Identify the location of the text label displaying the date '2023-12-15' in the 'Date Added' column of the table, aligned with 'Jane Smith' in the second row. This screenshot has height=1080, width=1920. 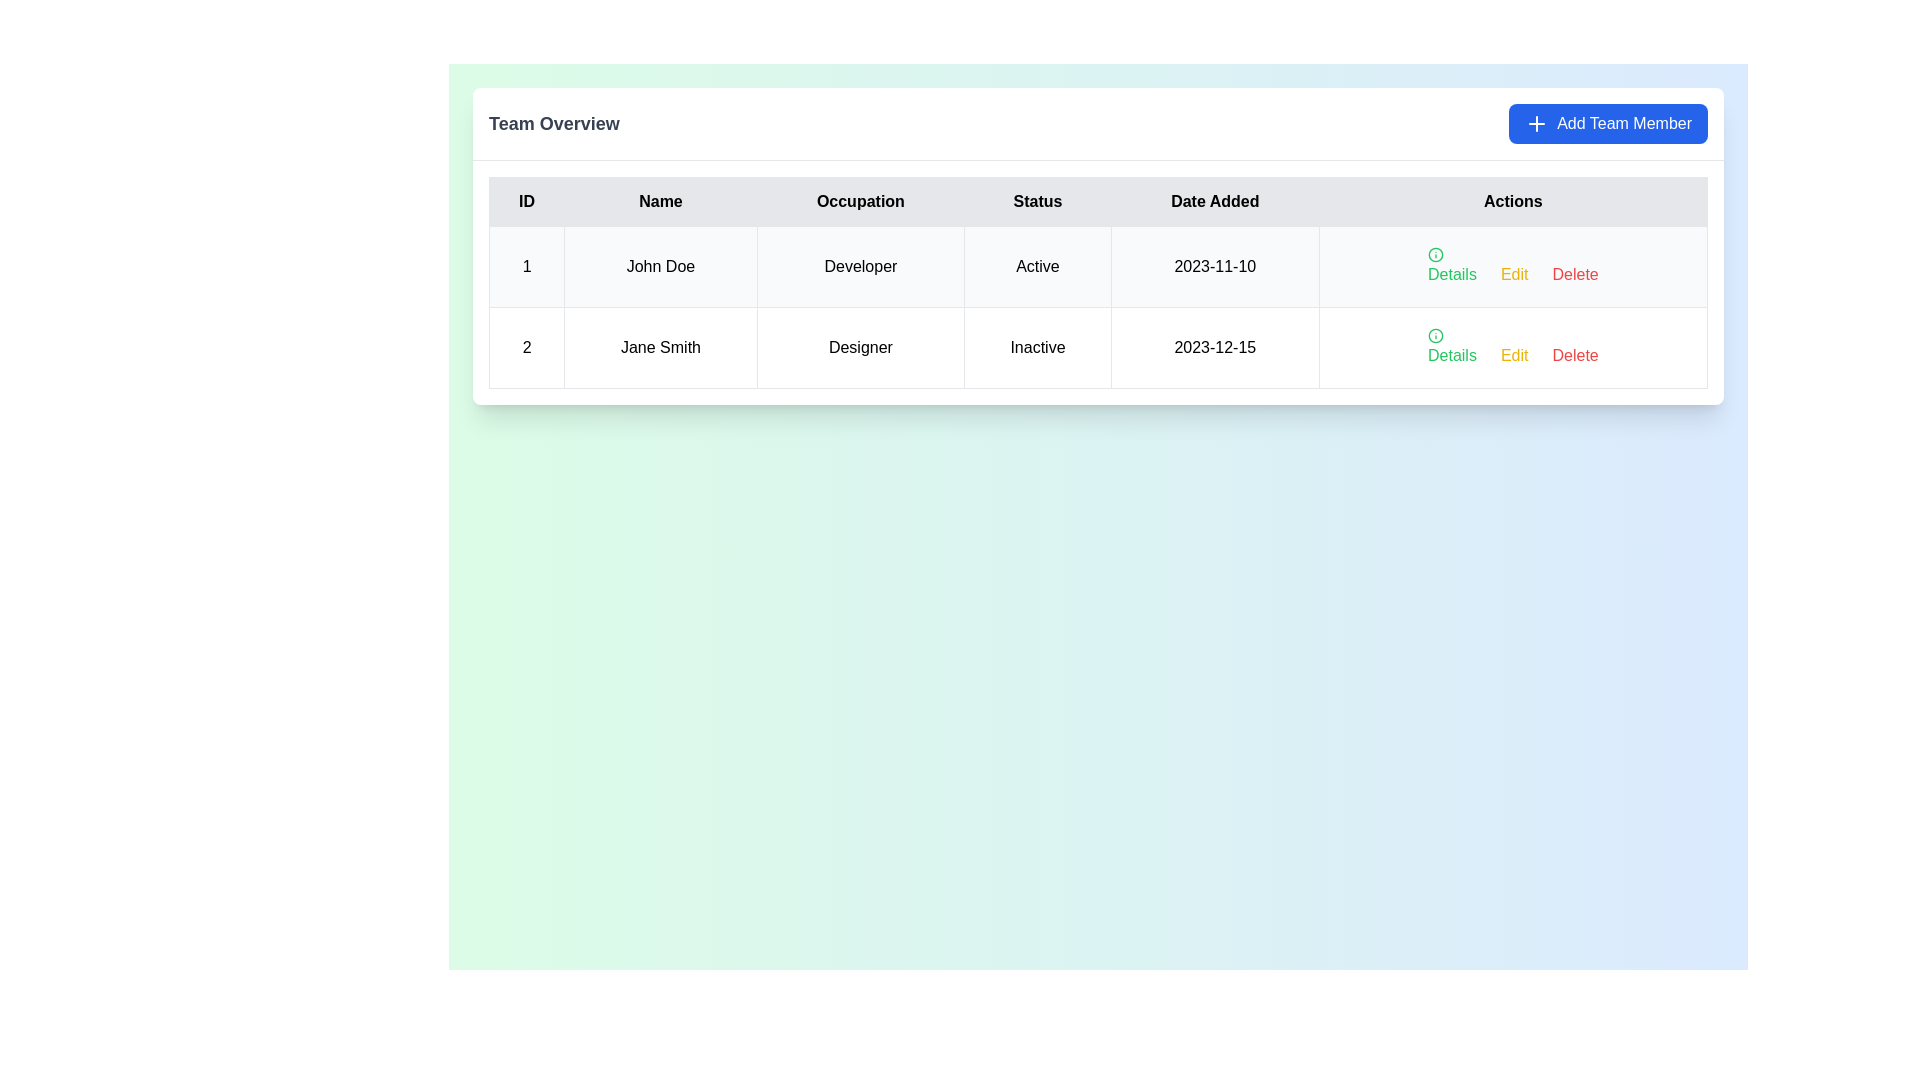
(1214, 346).